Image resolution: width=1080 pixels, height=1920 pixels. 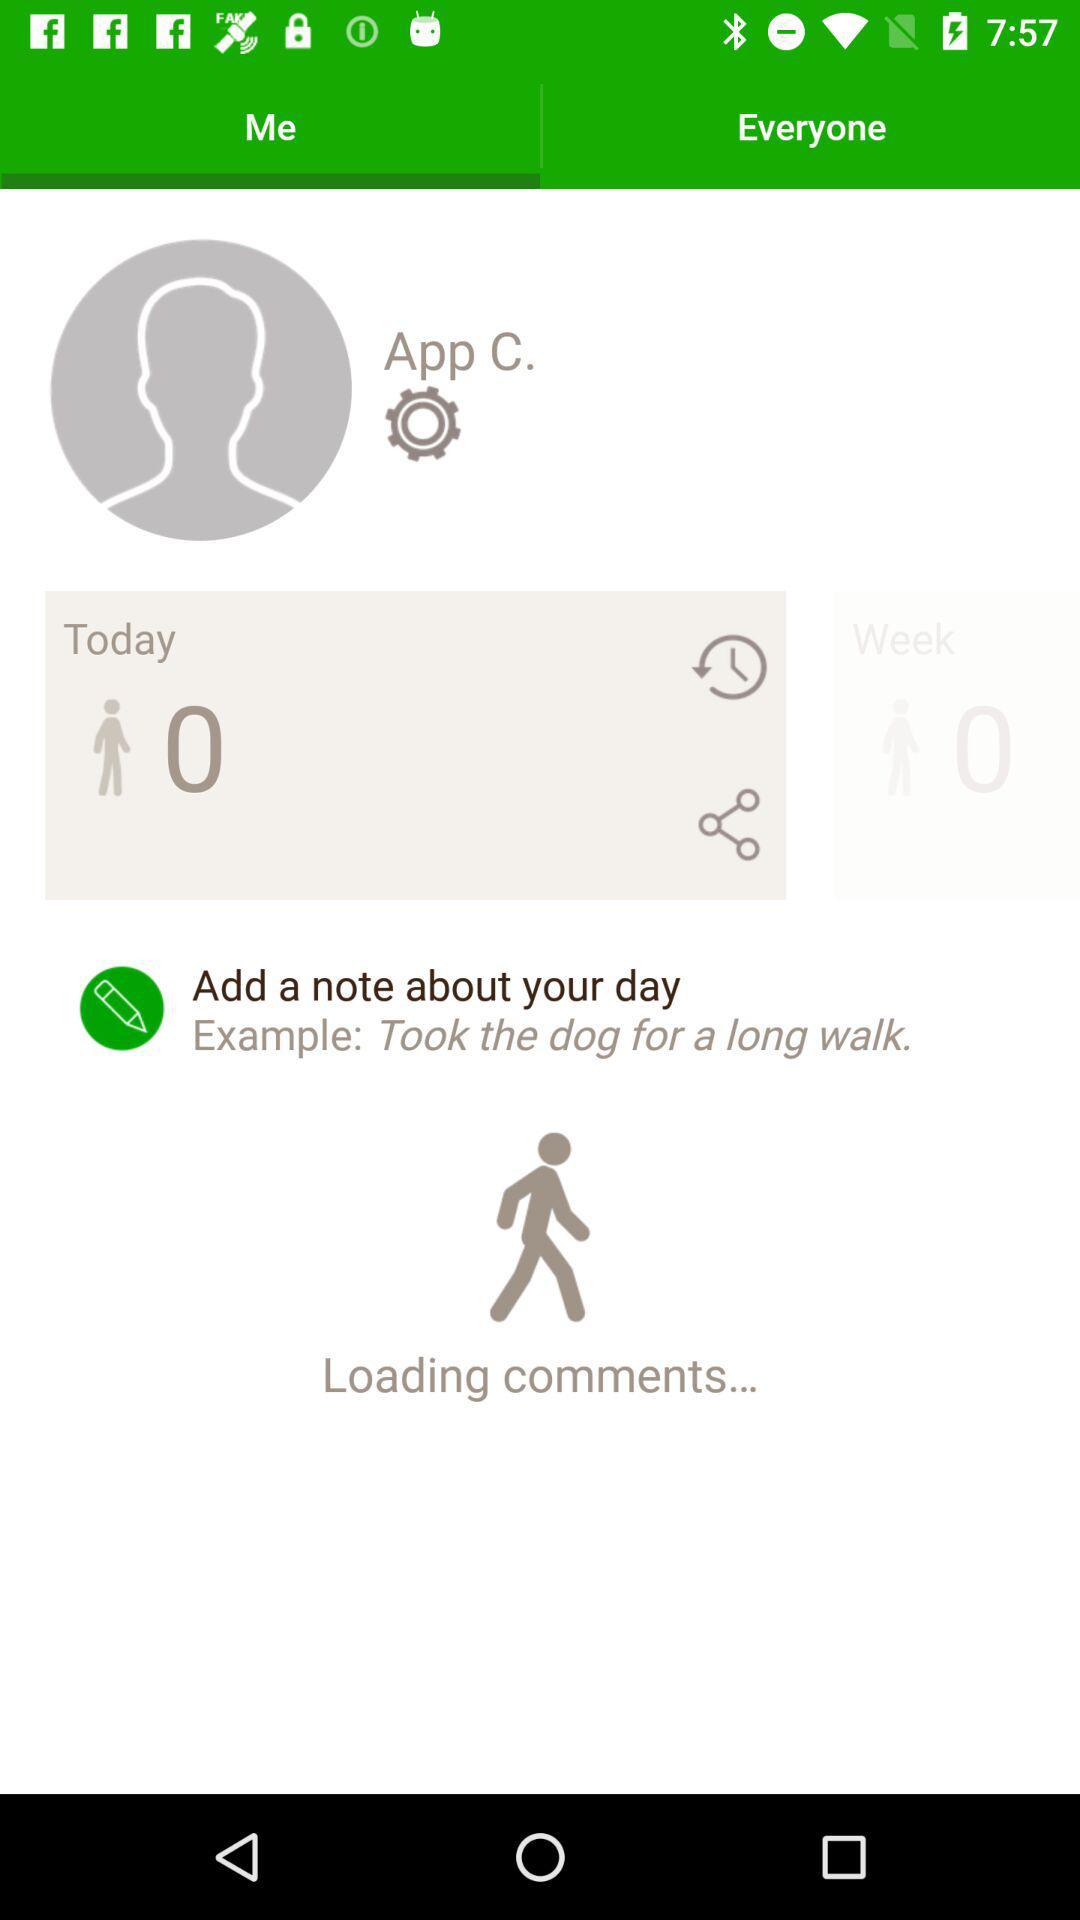 What do you see at coordinates (199, 388) in the screenshot?
I see `the icon to the left of app c. icon` at bounding box center [199, 388].